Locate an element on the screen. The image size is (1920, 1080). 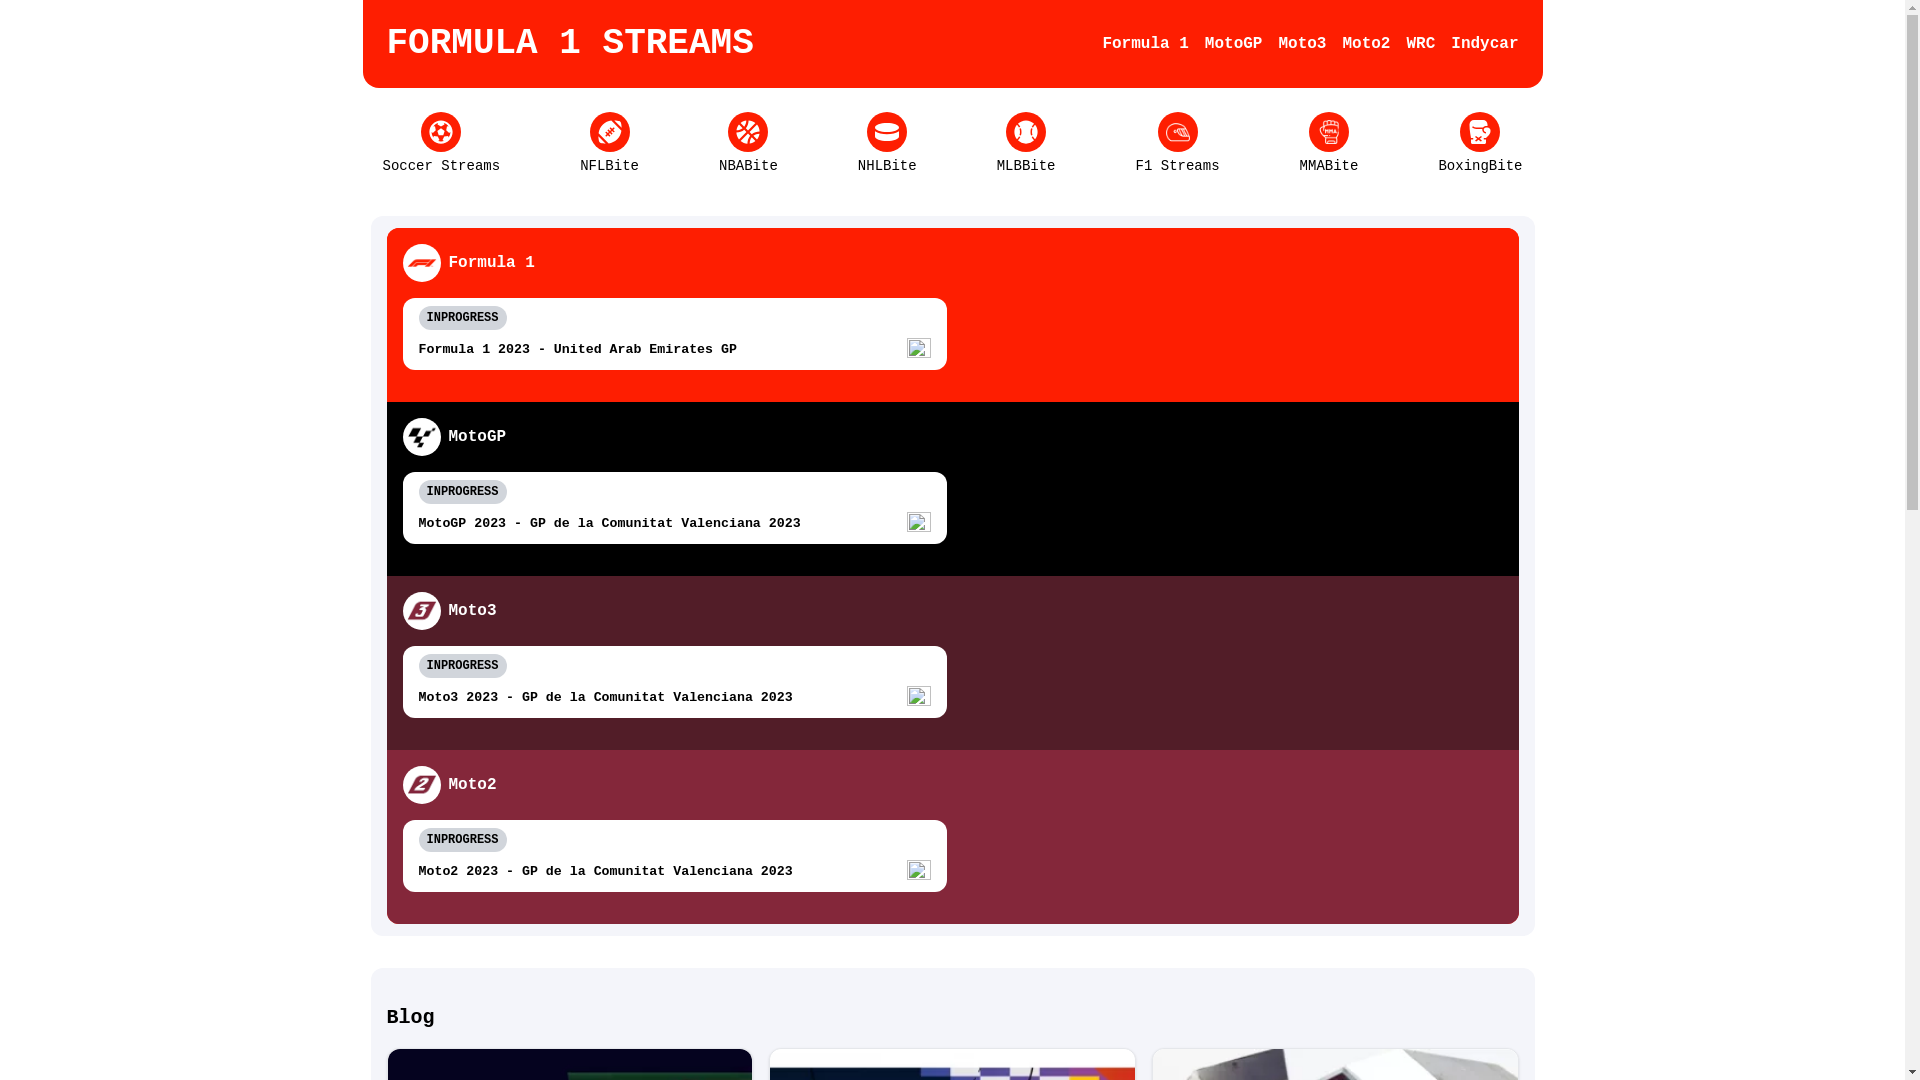
'NFLBite' is located at coordinates (570, 142).